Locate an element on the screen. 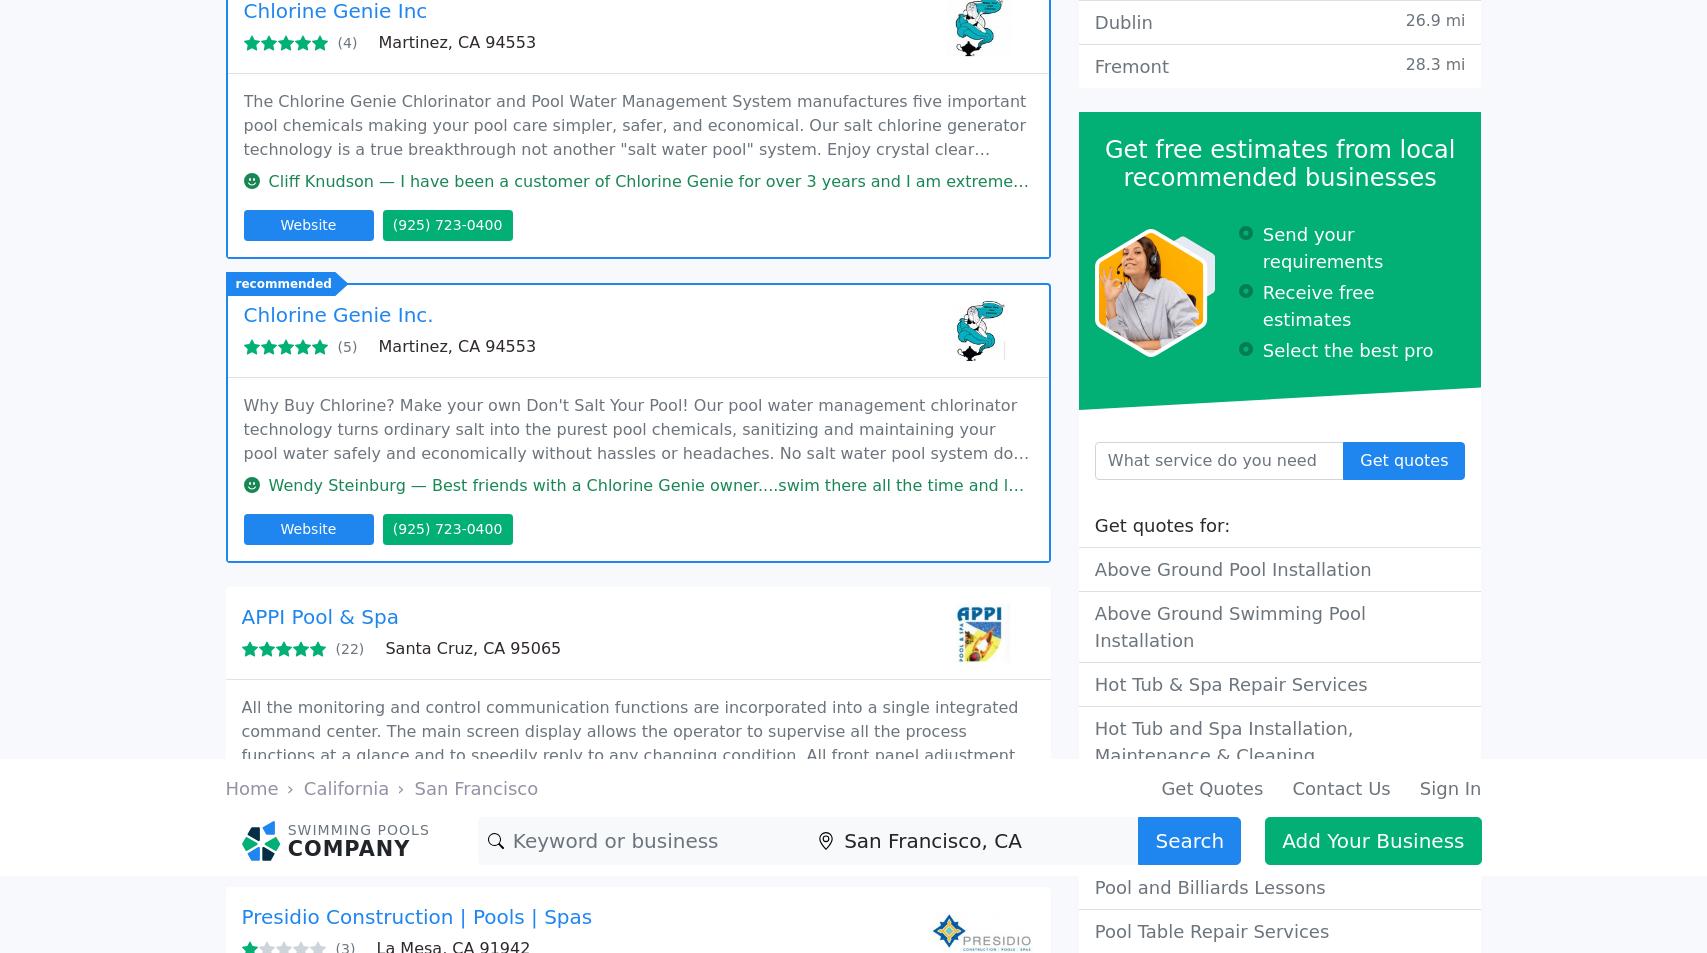  '(818) 599-7665' is located at coordinates (306, 222).